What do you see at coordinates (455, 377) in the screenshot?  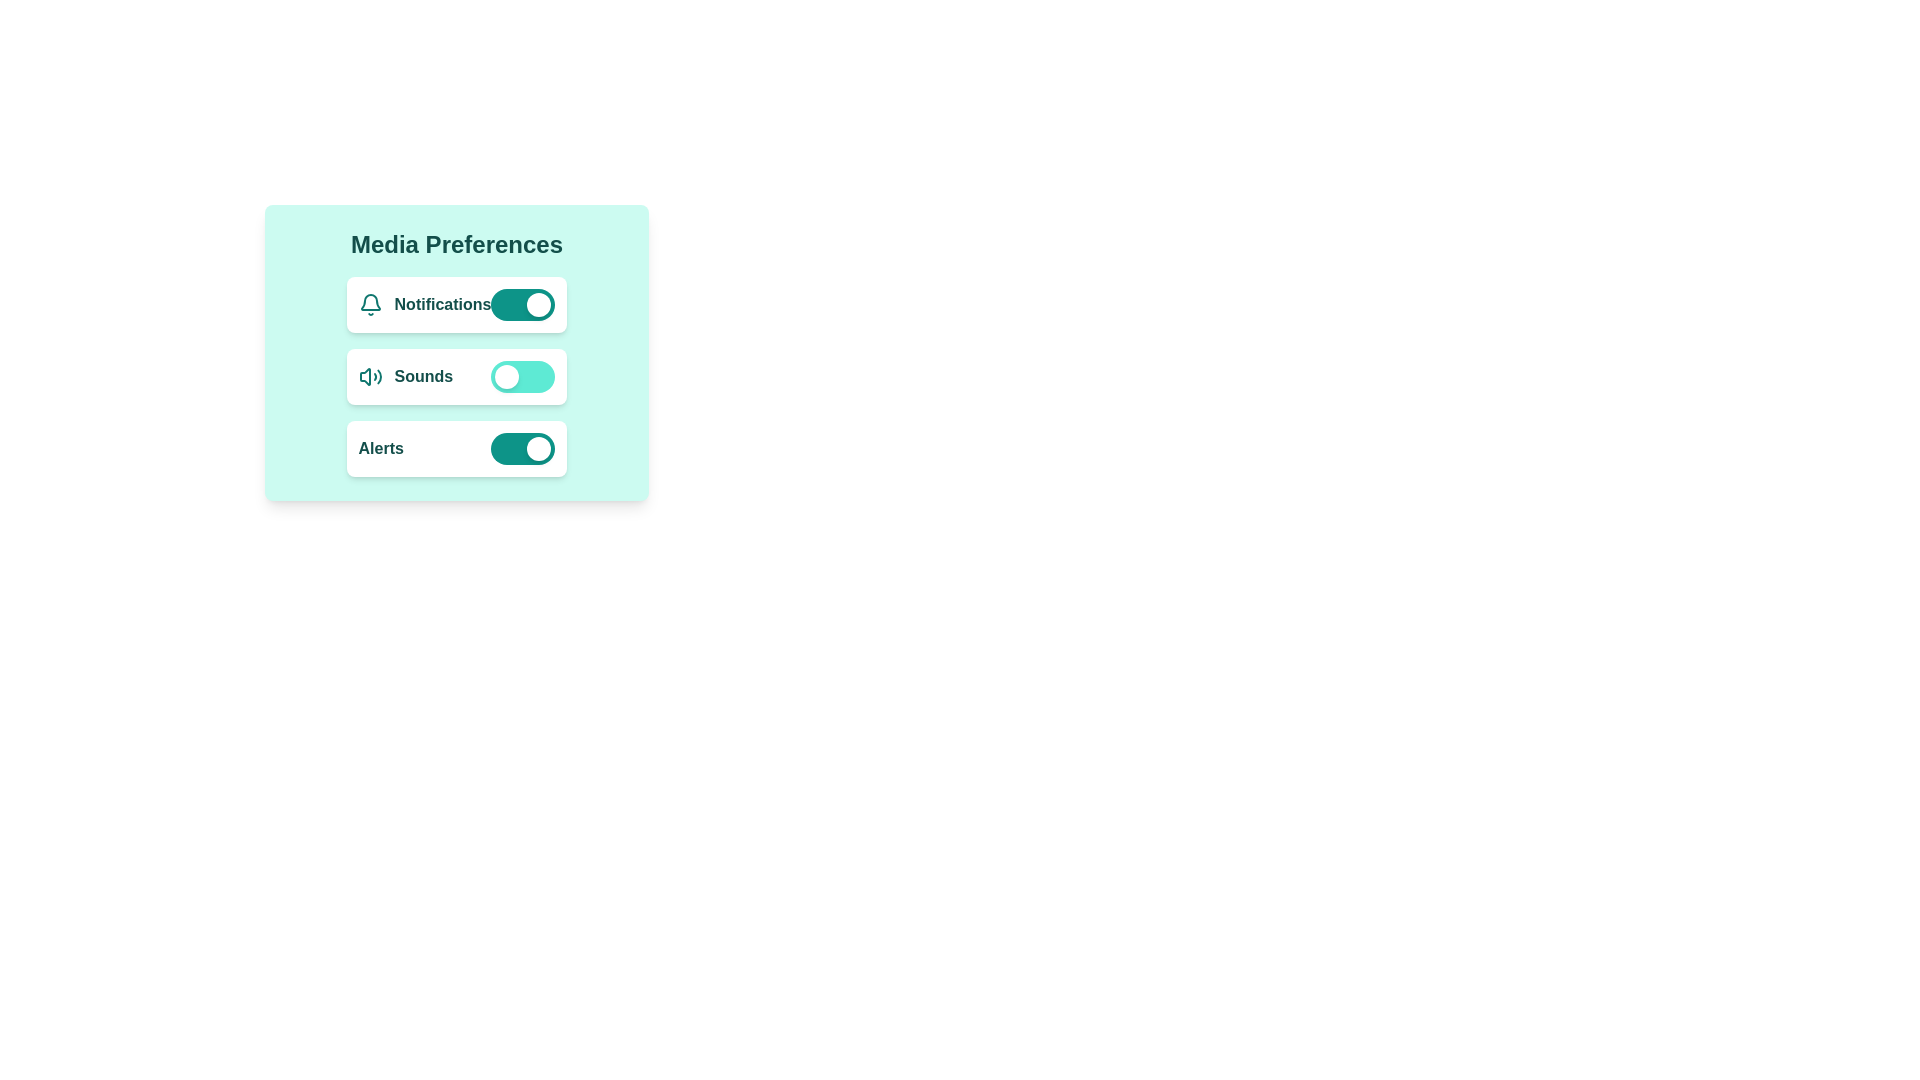 I see `the Settings panel component containing the labels 'Notifications', 'Sounds', and 'Alerts'` at bounding box center [455, 377].